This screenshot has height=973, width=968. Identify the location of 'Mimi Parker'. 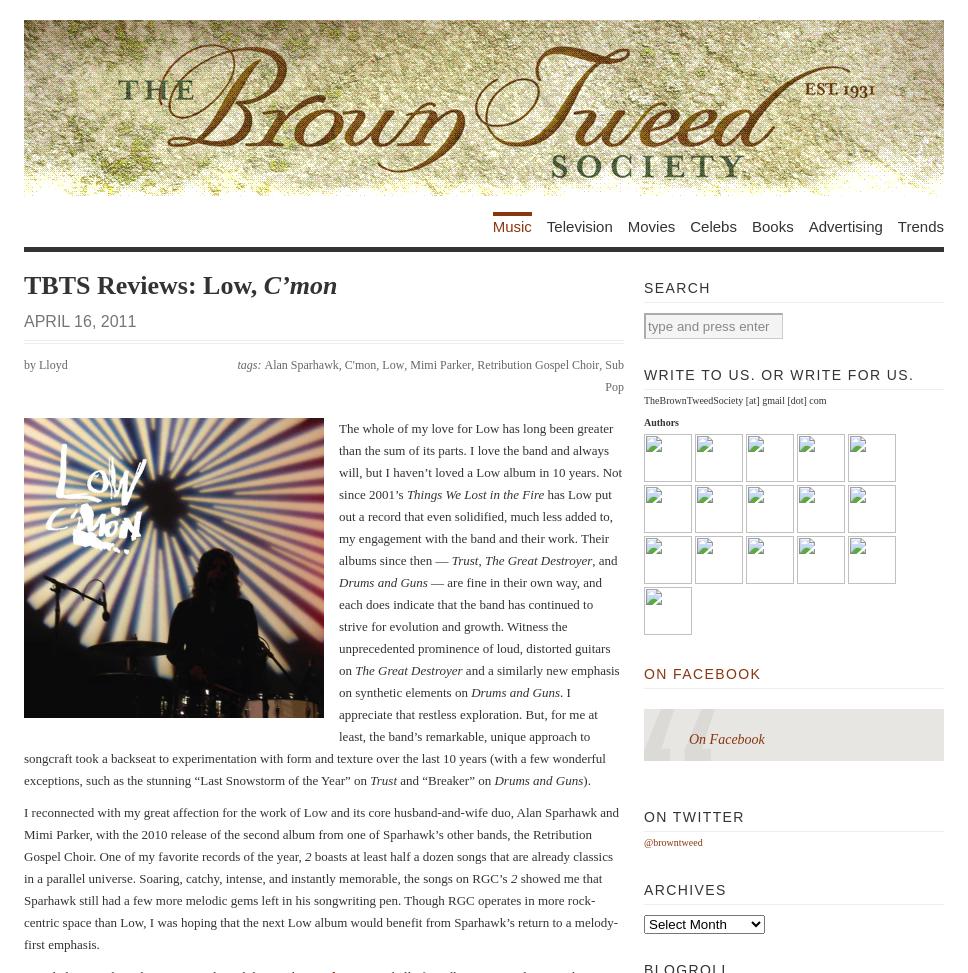
(410, 362).